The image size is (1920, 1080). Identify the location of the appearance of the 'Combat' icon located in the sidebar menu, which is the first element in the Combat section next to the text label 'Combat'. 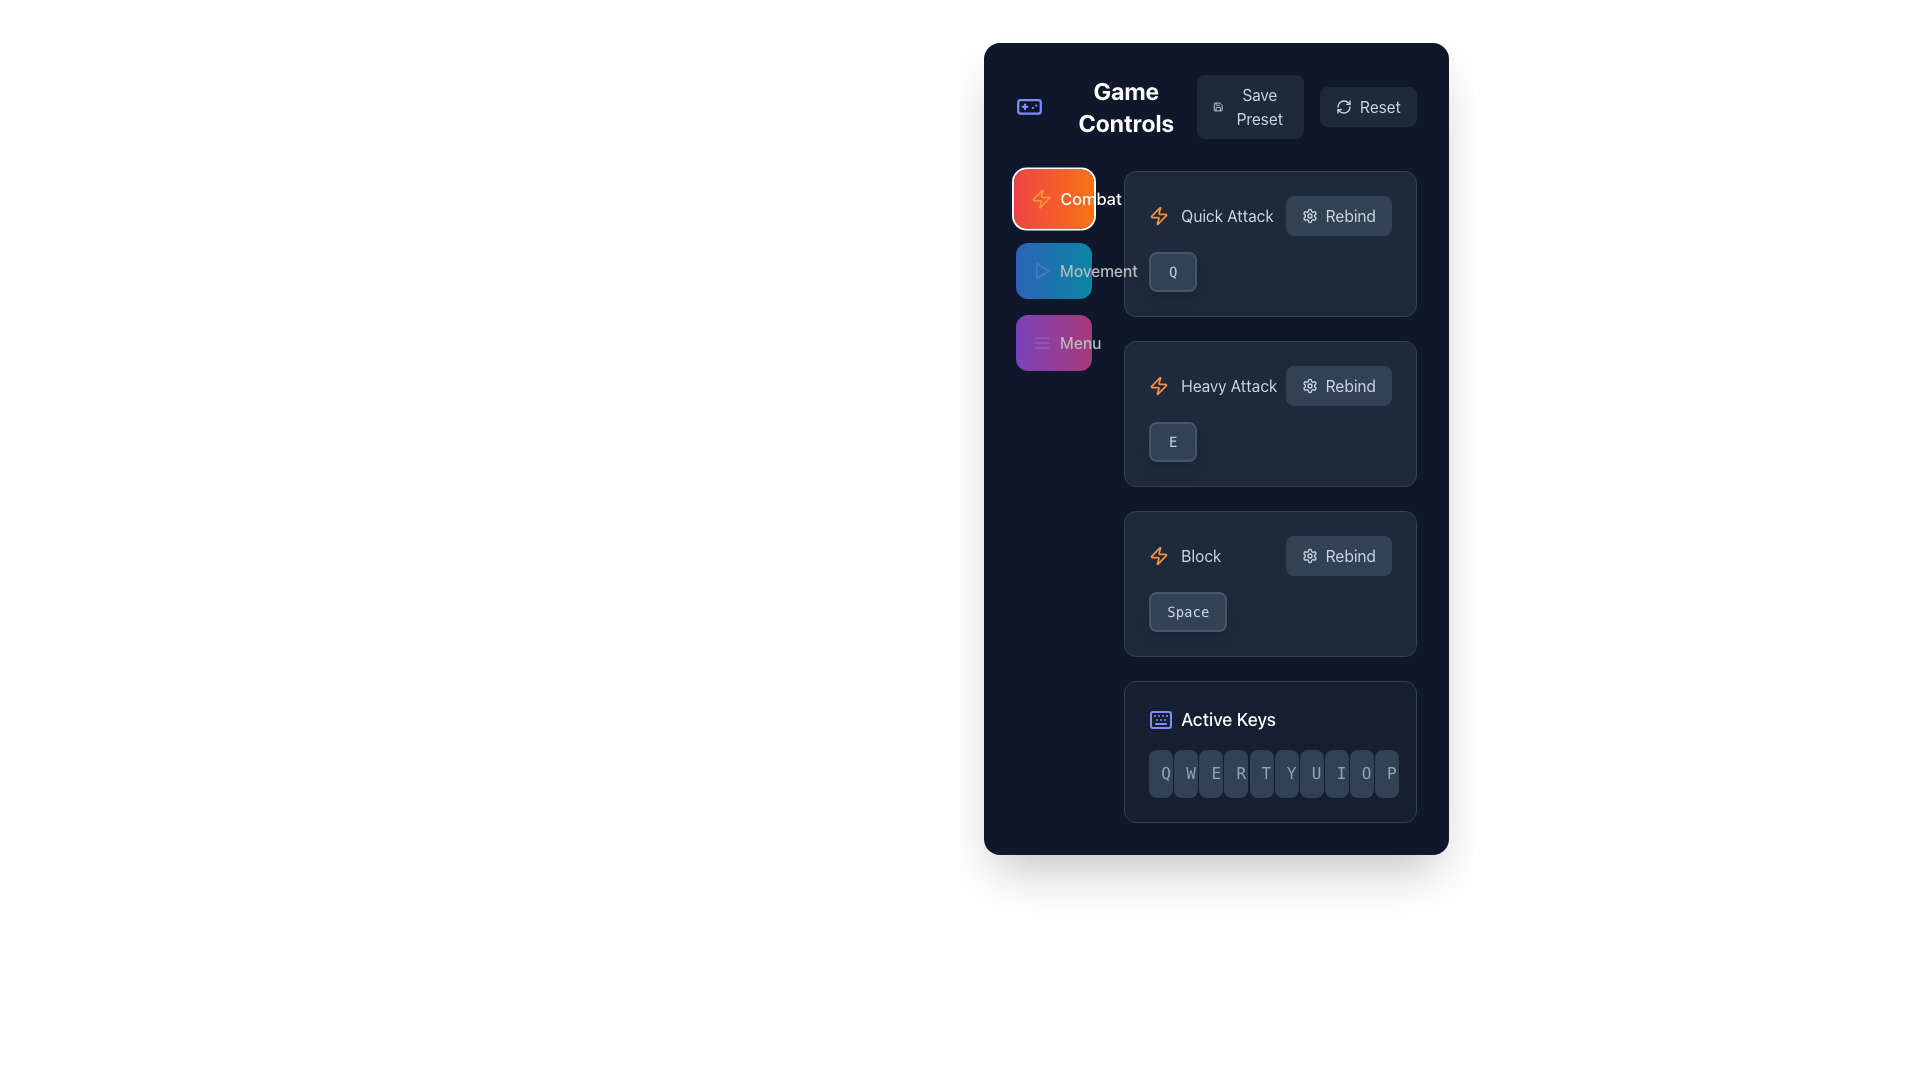
(1040, 199).